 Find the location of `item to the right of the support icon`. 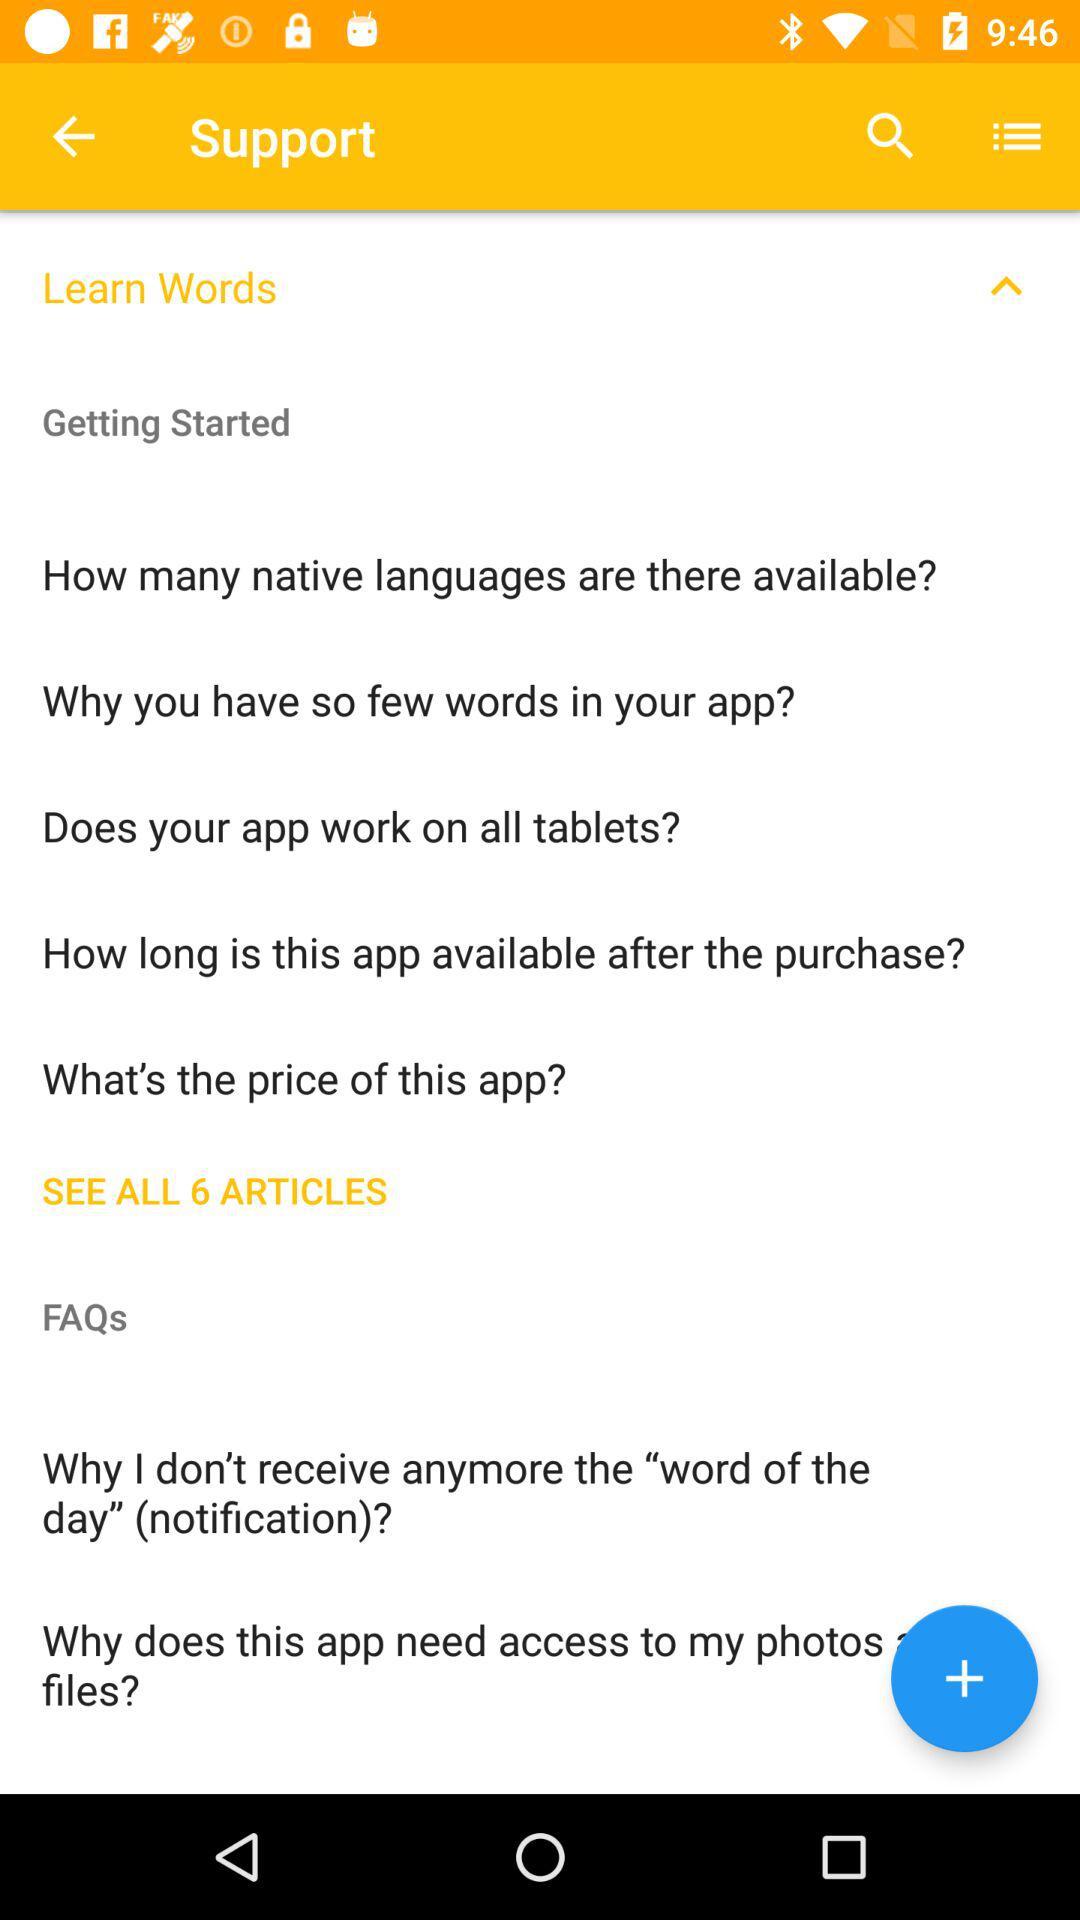

item to the right of the support icon is located at coordinates (890, 135).